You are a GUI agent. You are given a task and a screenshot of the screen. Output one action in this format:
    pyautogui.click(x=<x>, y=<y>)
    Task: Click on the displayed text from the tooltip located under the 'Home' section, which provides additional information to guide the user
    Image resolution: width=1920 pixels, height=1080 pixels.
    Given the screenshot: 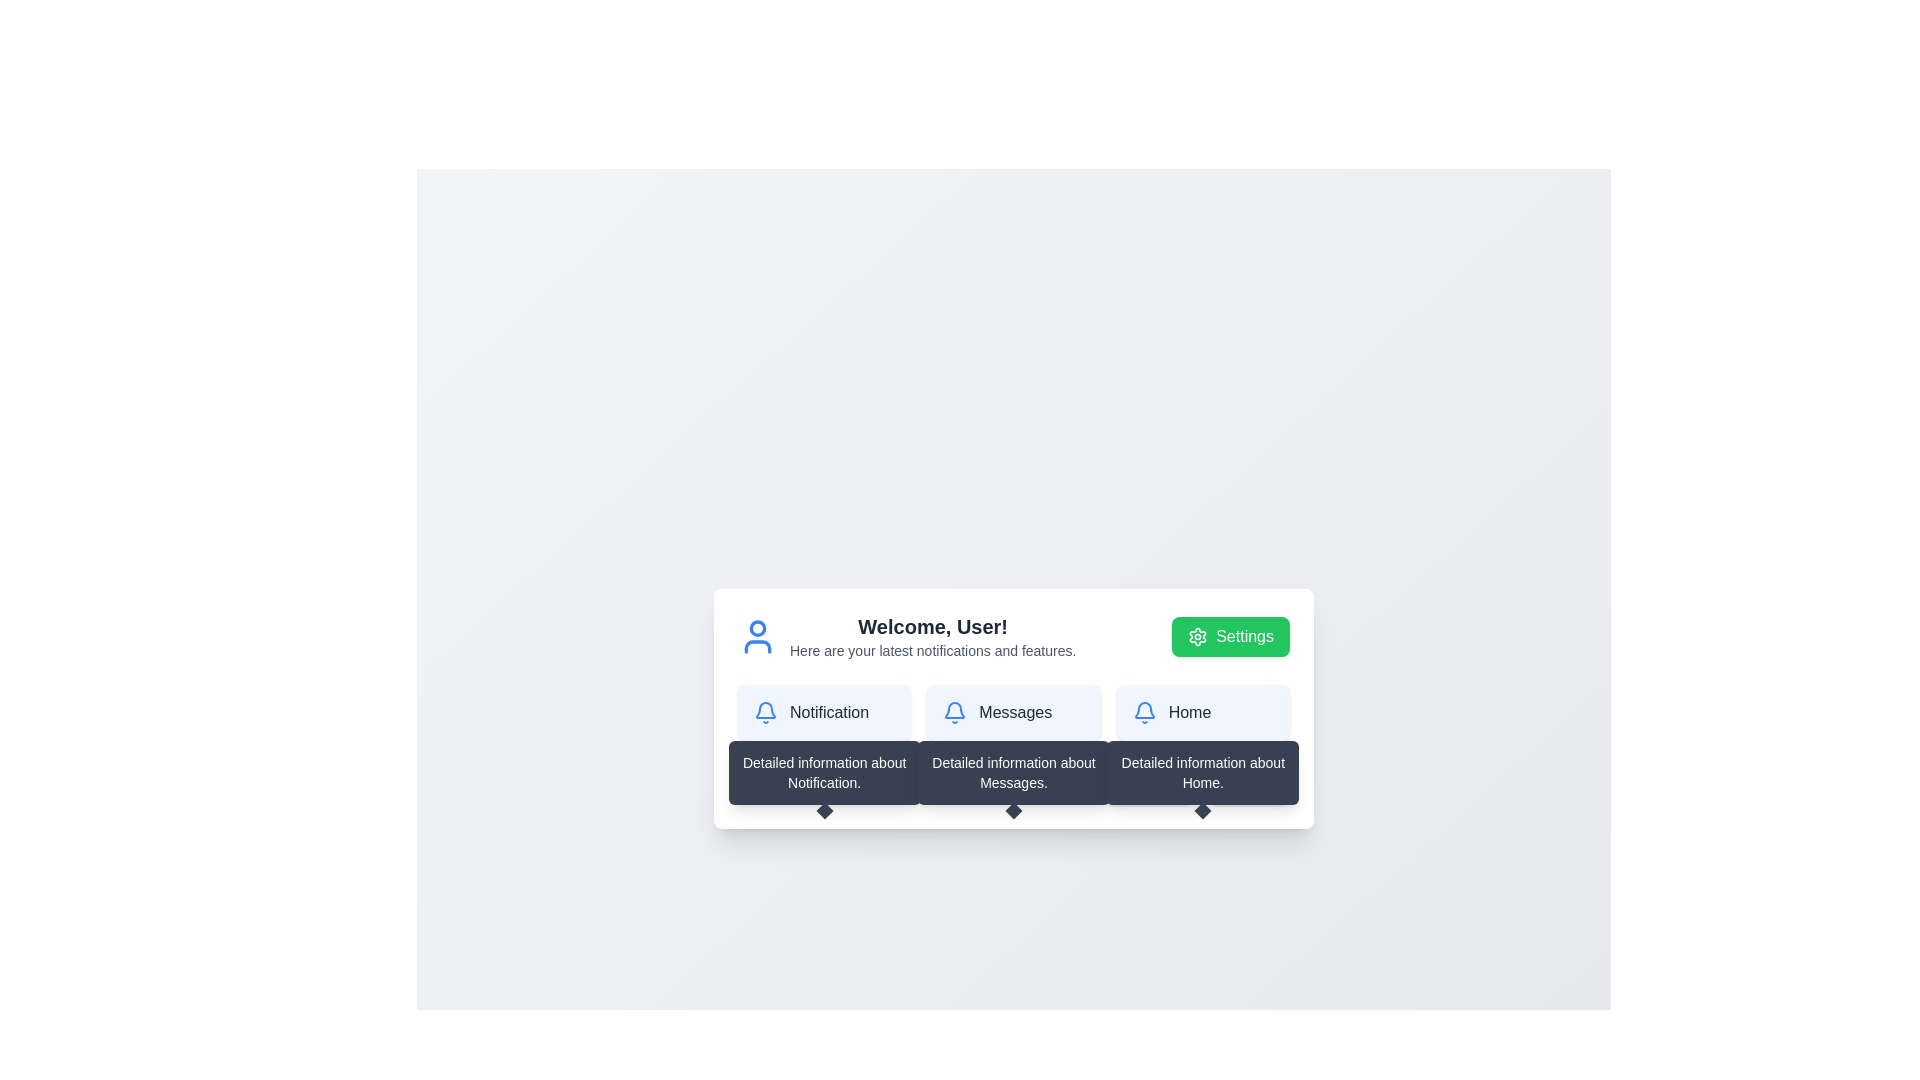 What is the action you would take?
    pyautogui.click(x=1202, y=771)
    